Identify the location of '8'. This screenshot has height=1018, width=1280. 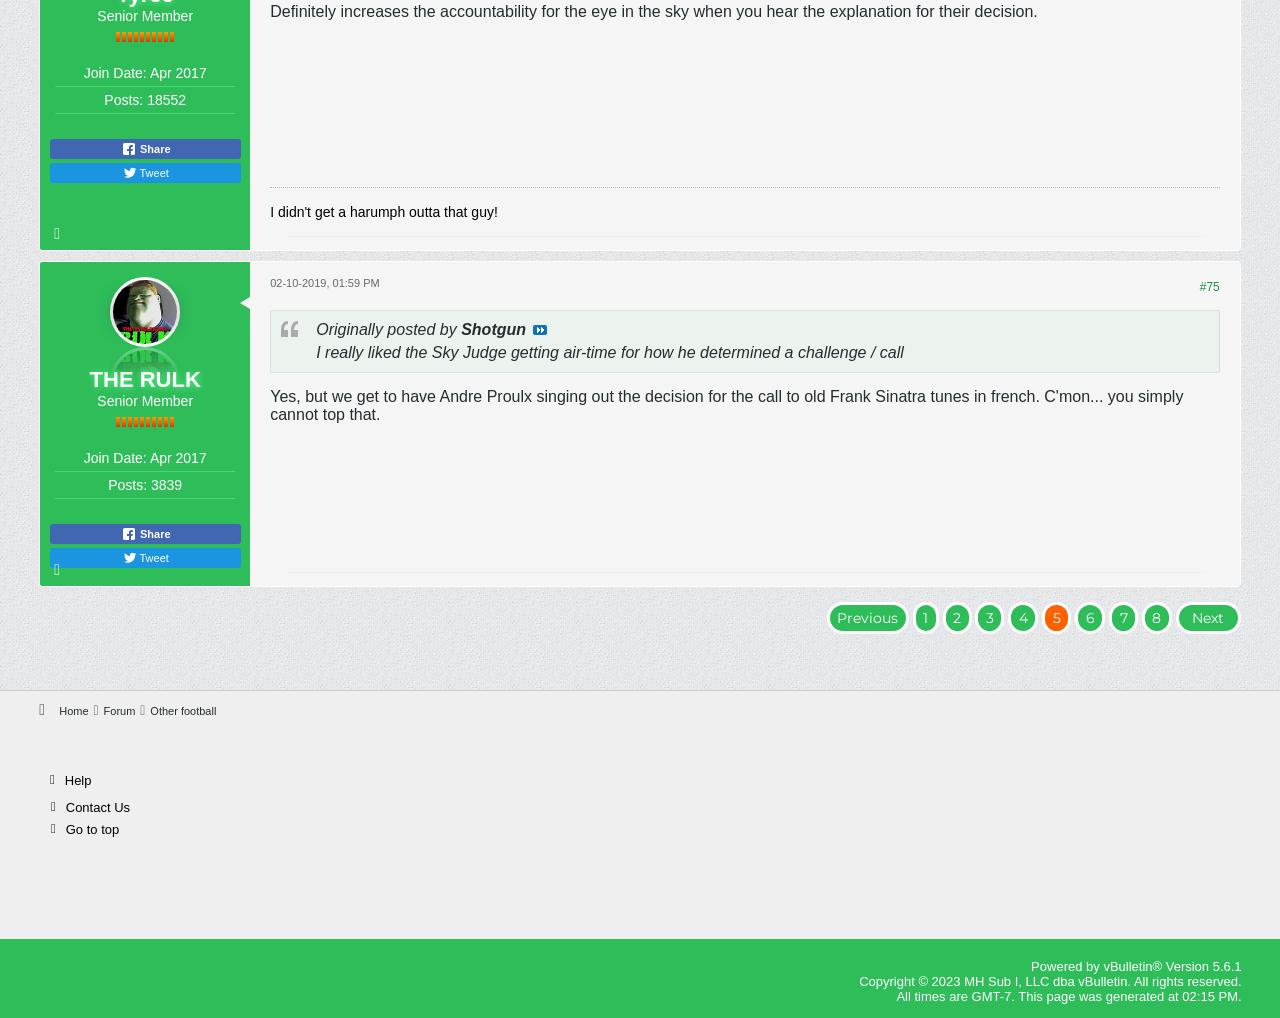
(1156, 616).